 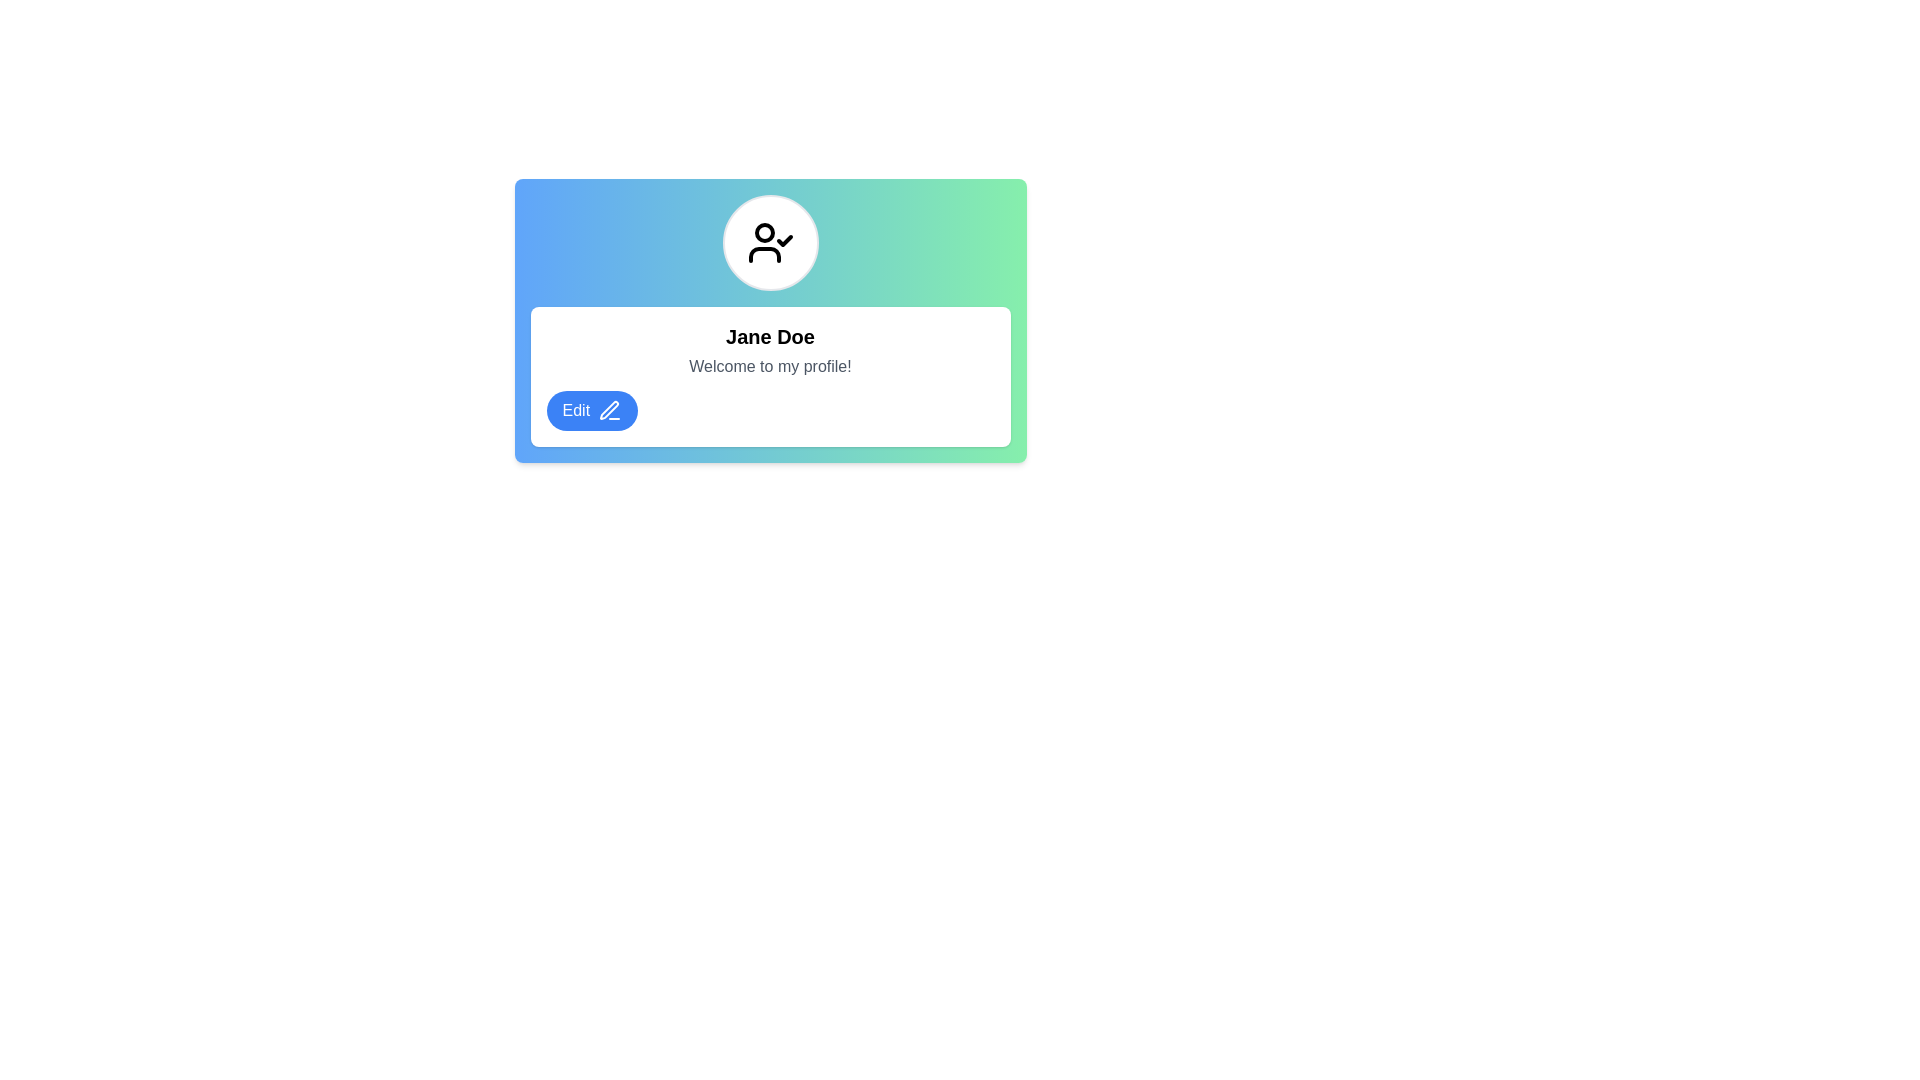 I want to click on the pen icon located within the blue 'Edit' button, so click(x=609, y=410).